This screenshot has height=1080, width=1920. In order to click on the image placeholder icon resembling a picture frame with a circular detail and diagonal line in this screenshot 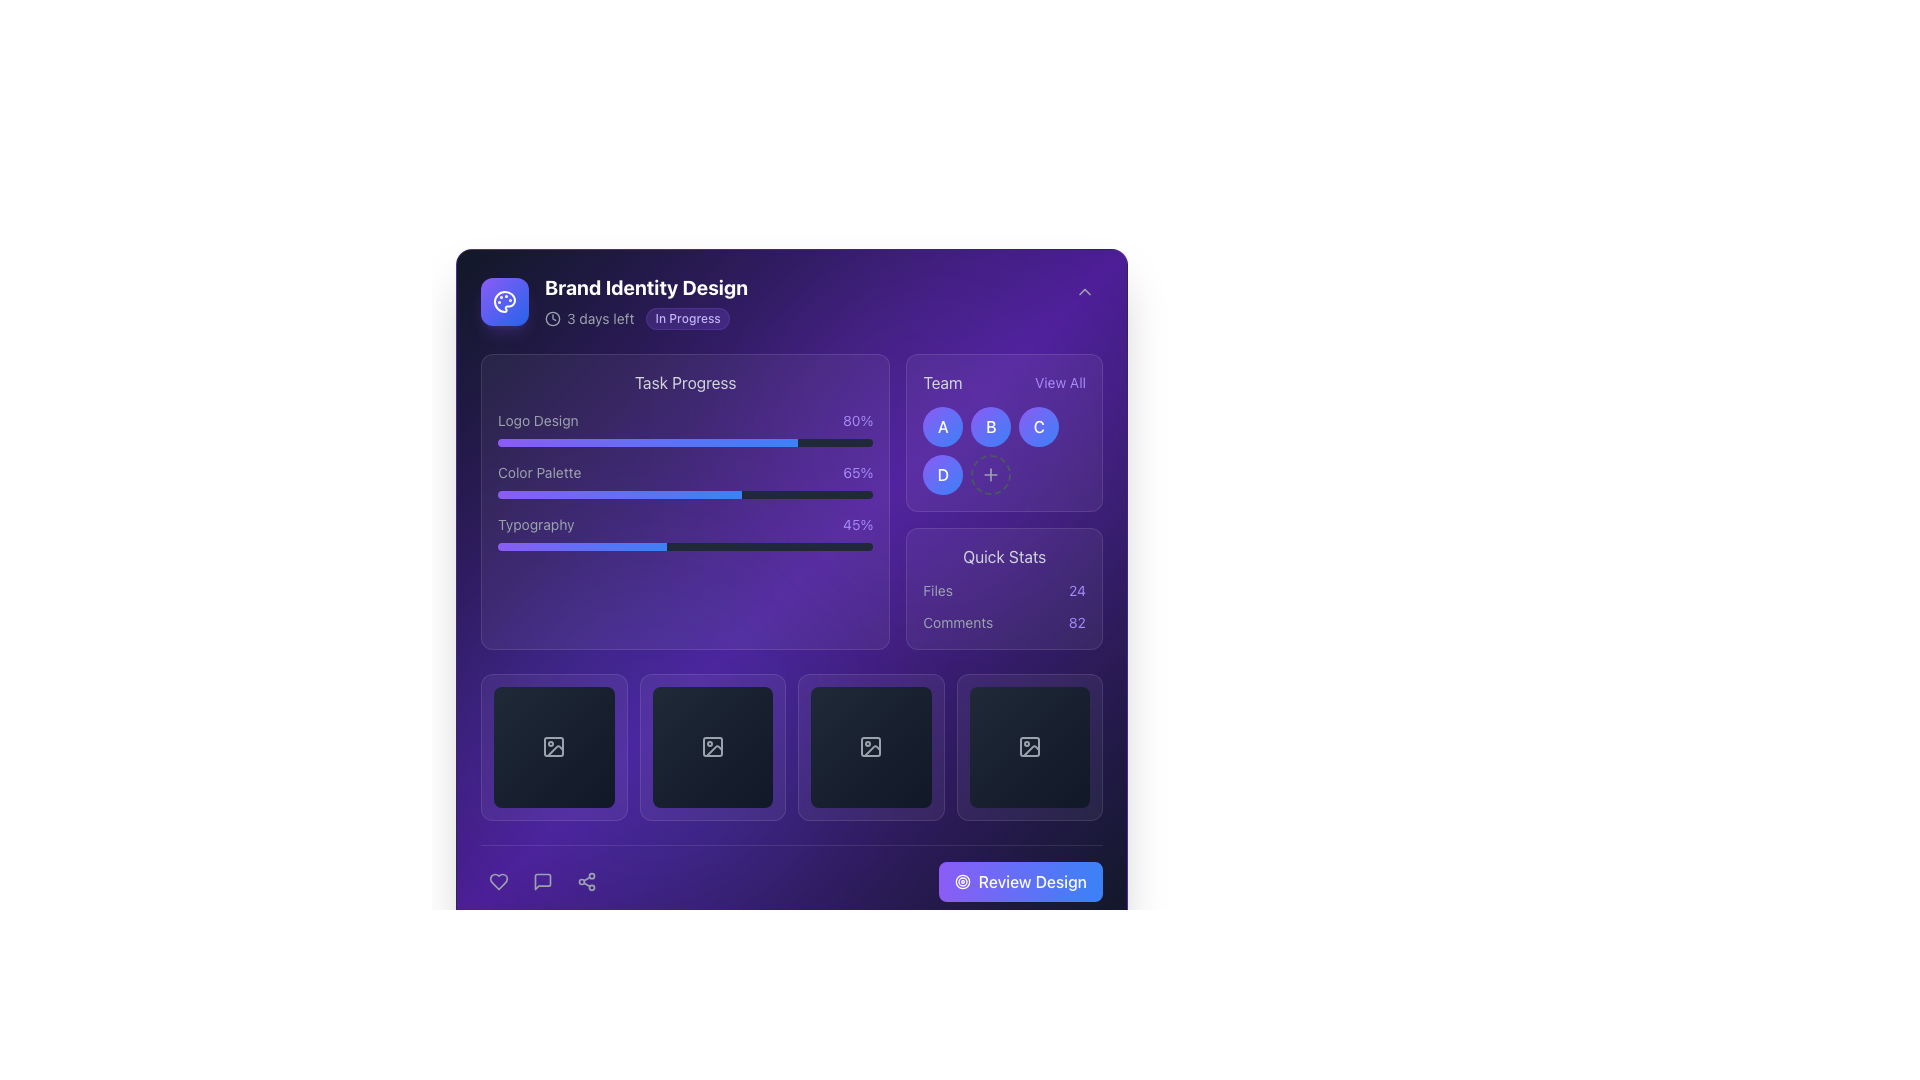, I will do `click(1029, 747)`.